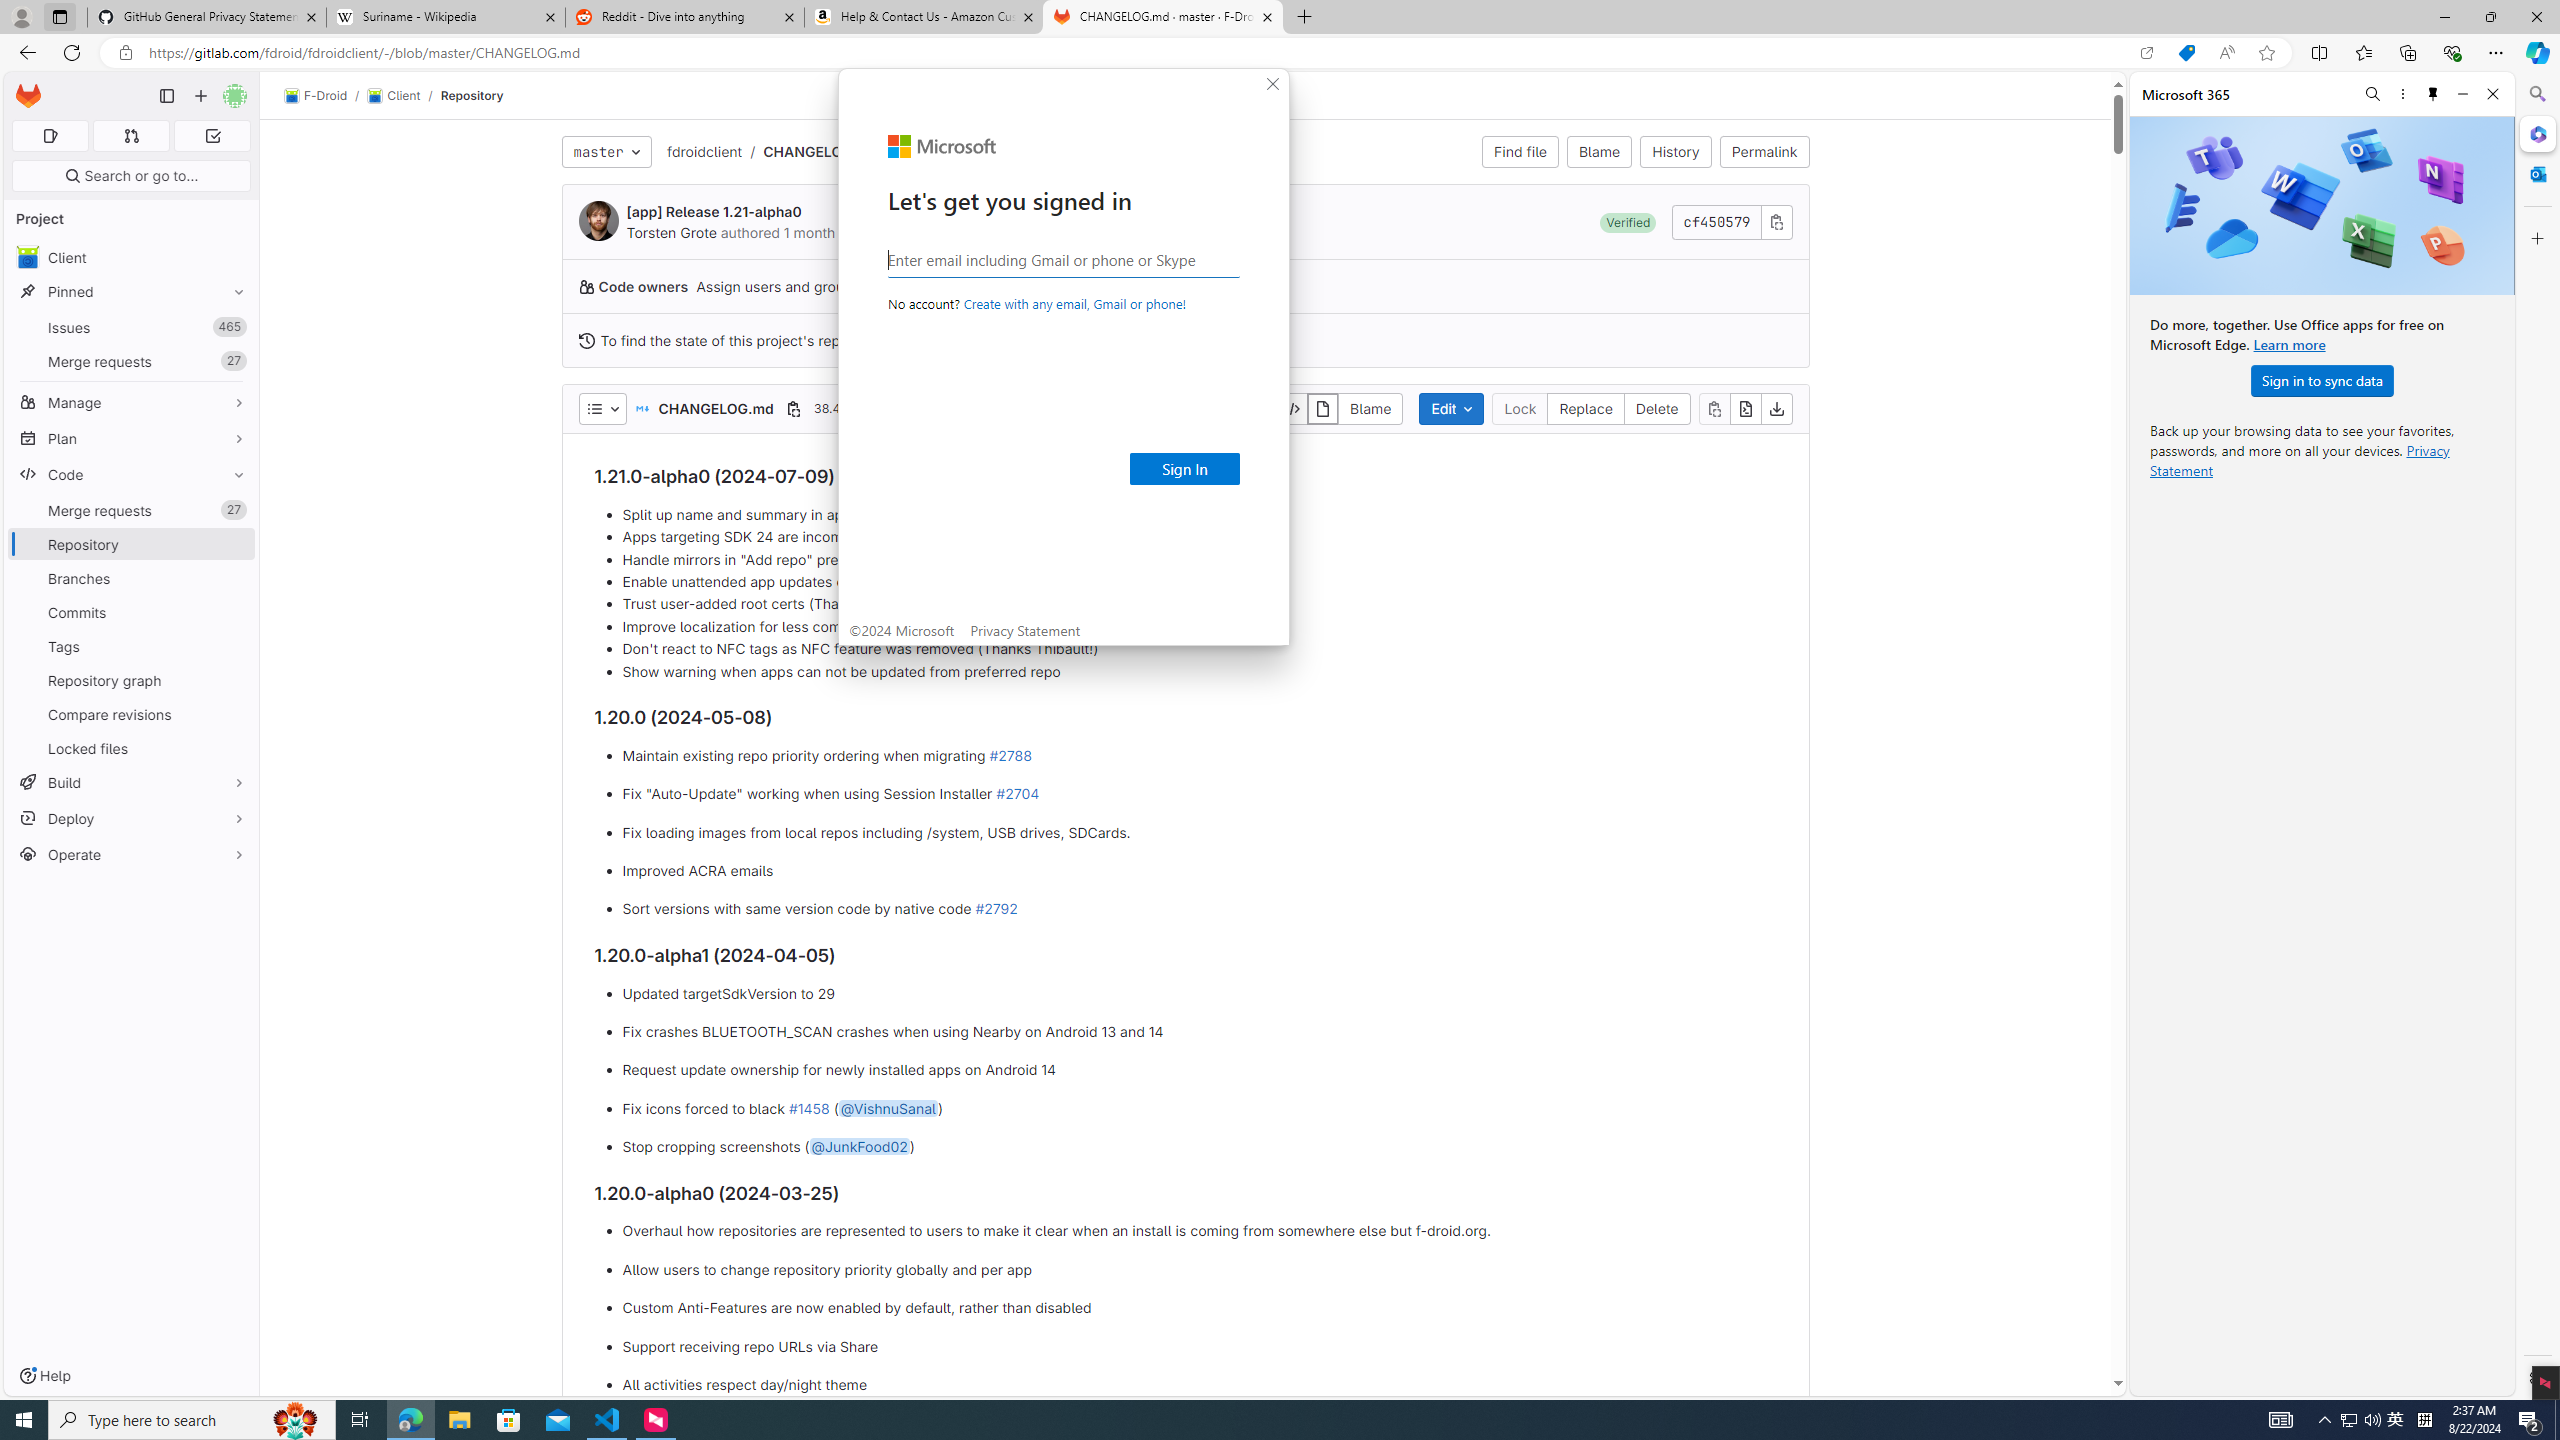 The height and width of the screenshot is (1440, 2560). Describe the element at coordinates (50, 135) in the screenshot. I see `'Assigned issues 0'` at that location.